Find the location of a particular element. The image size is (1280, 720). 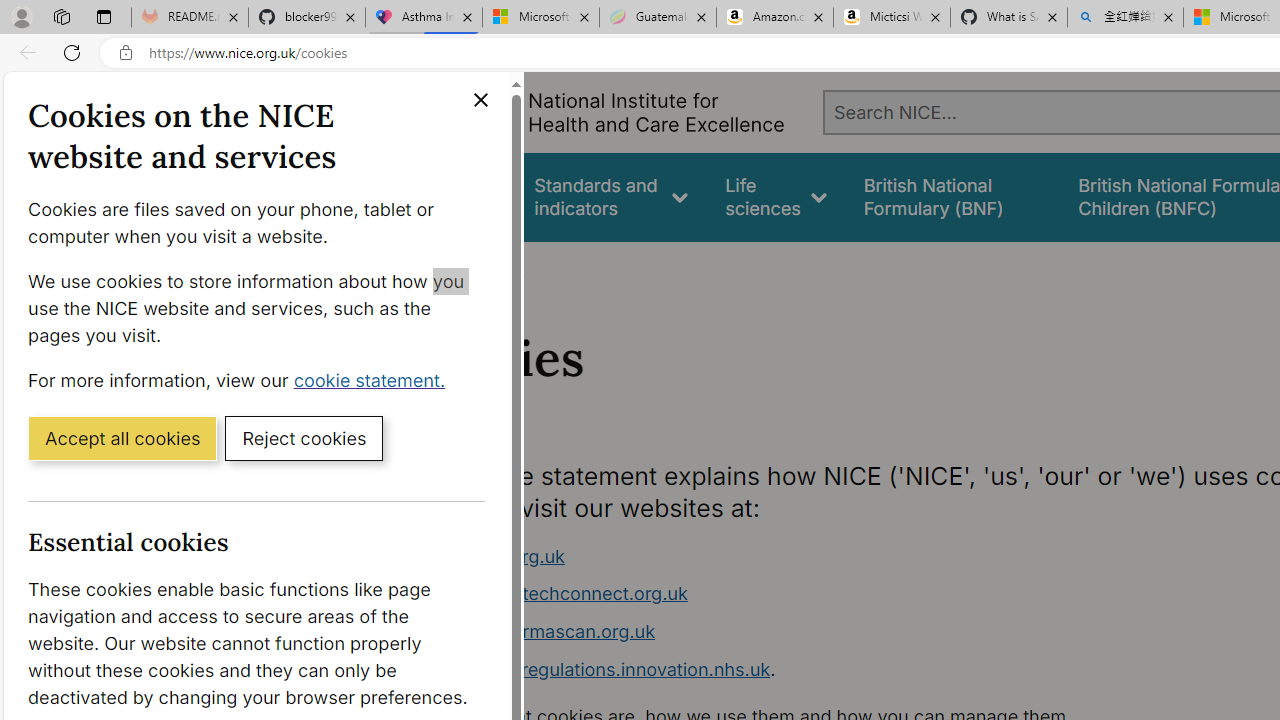

'Reject cookies' is located at coordinates (303, 436).